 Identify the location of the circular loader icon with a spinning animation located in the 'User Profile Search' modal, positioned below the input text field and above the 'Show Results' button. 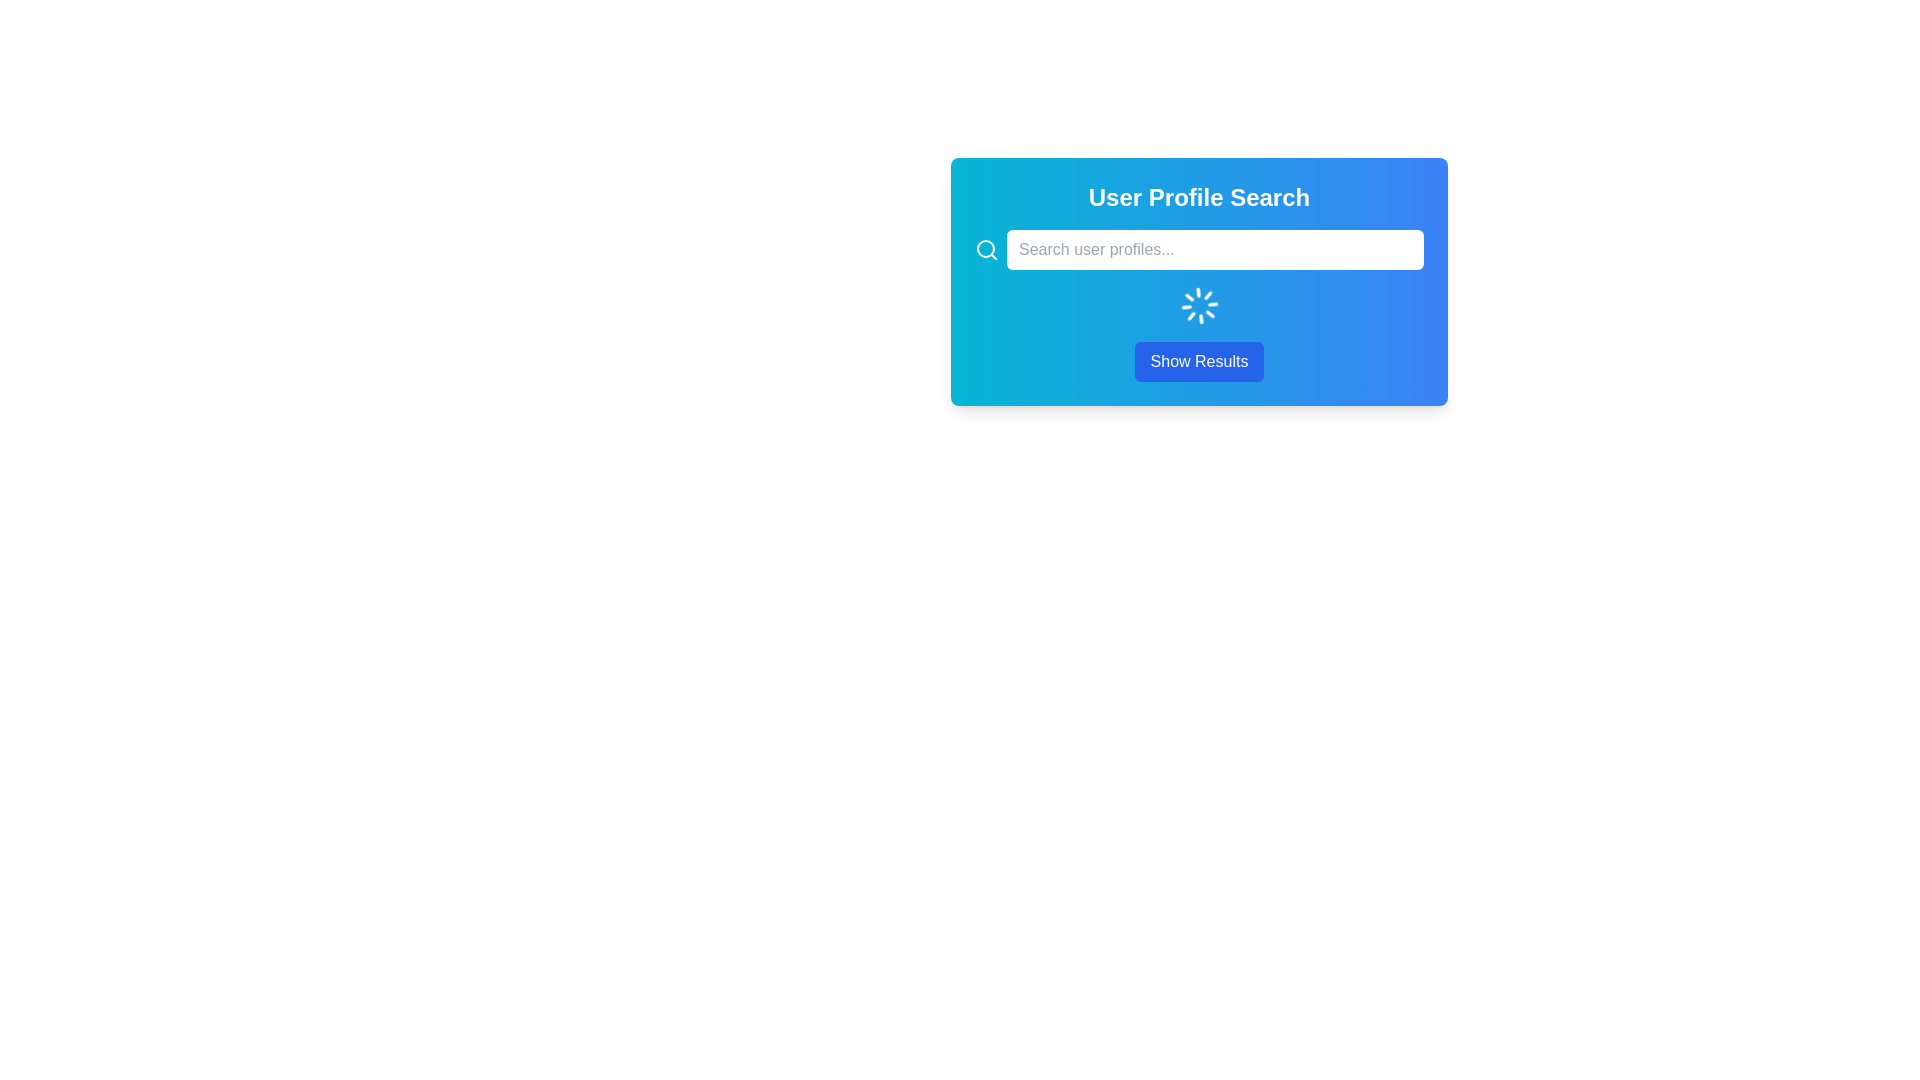
(1199, 305).